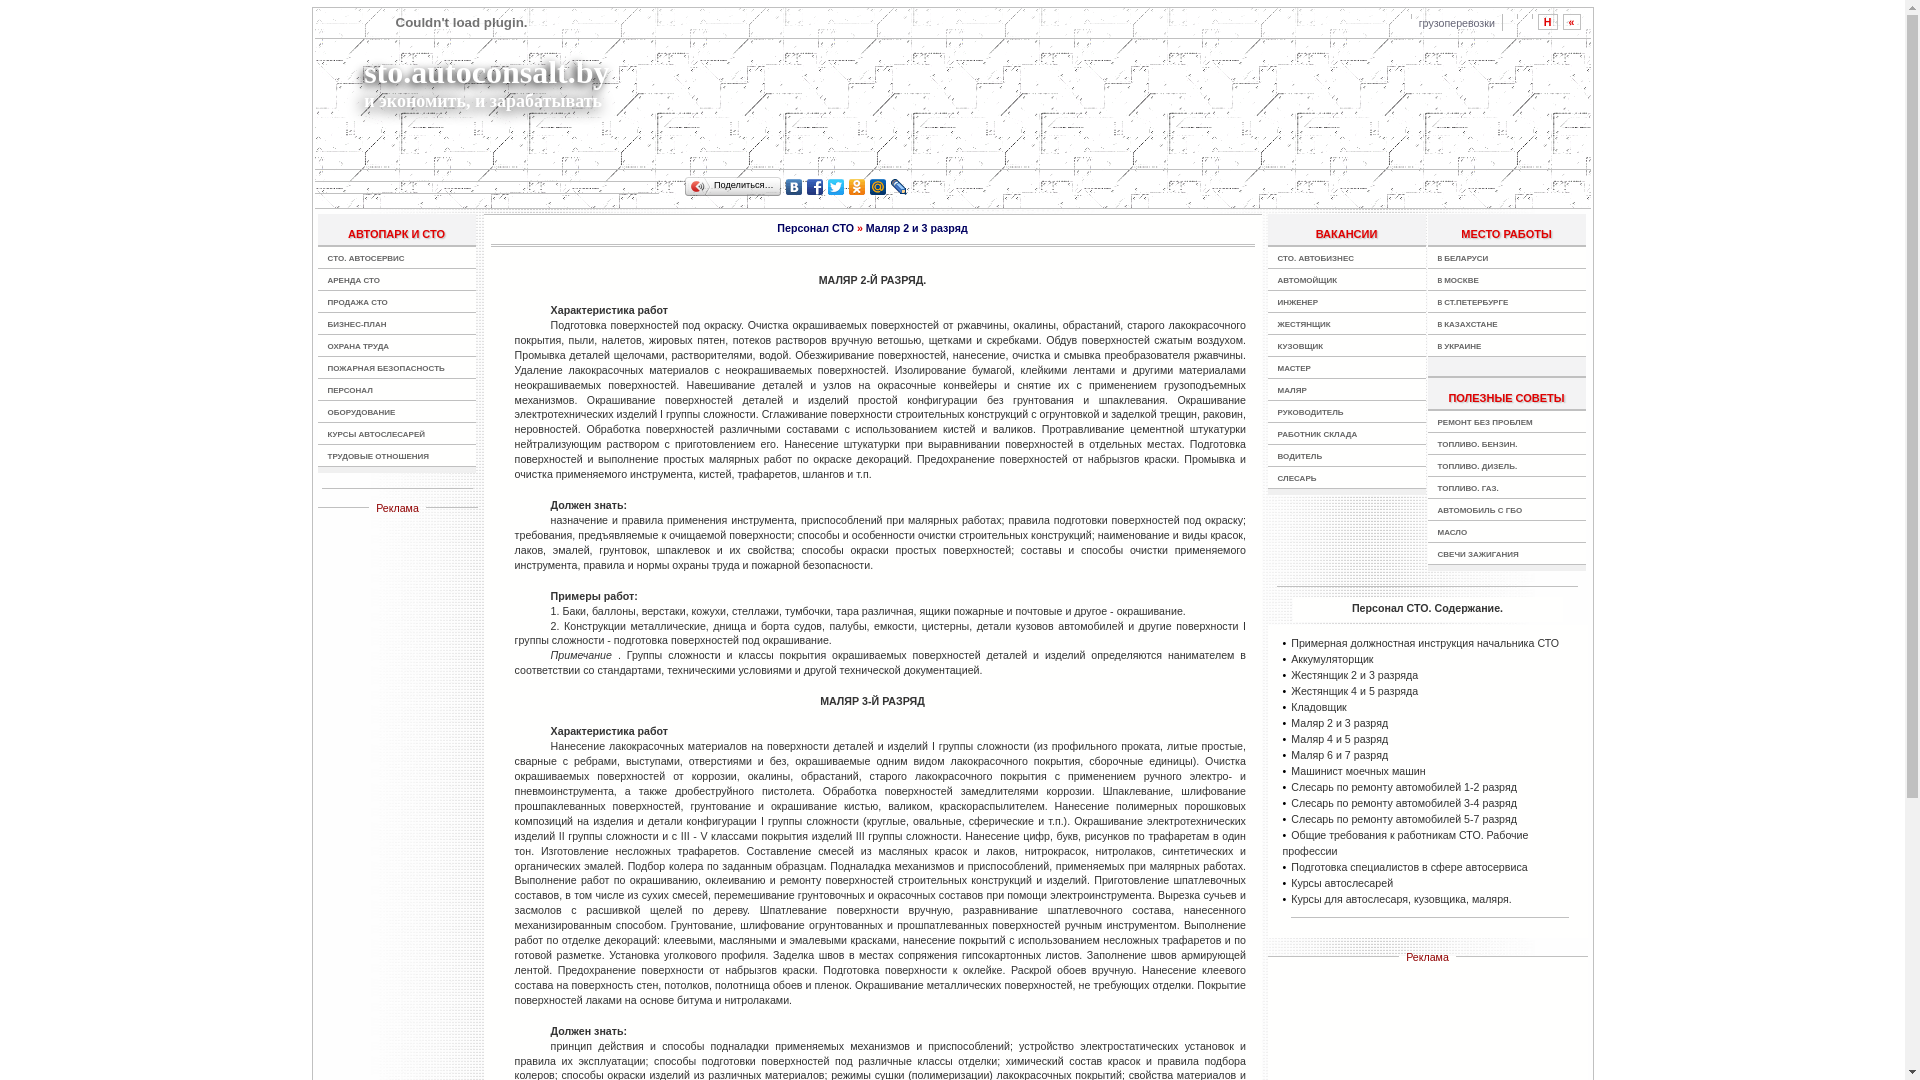 The image size is (1920, 1080). I want to click on 'Advertisement', so click(1059, 87).